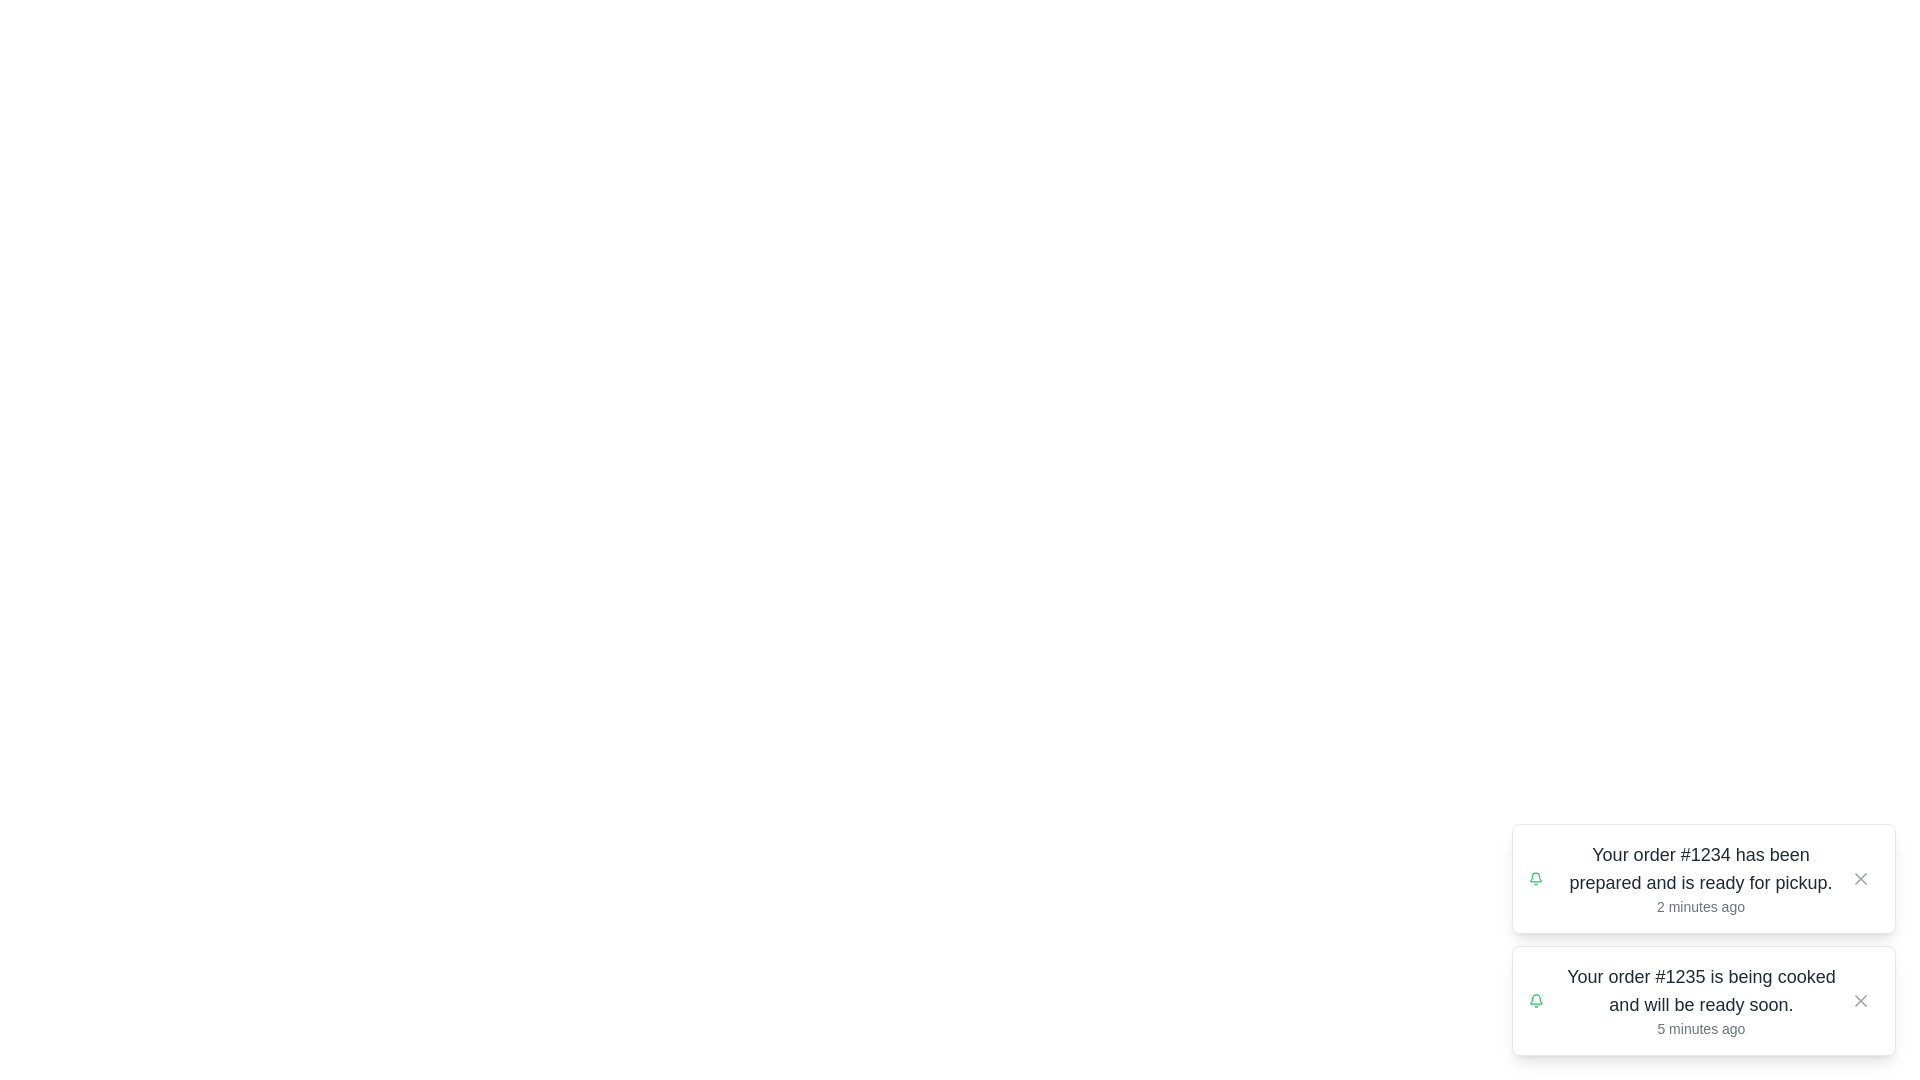 This screenshot has height=1080, width=1920. I want to click on the close button located in the lower right corner of the notification card, so click(1860, 1001).